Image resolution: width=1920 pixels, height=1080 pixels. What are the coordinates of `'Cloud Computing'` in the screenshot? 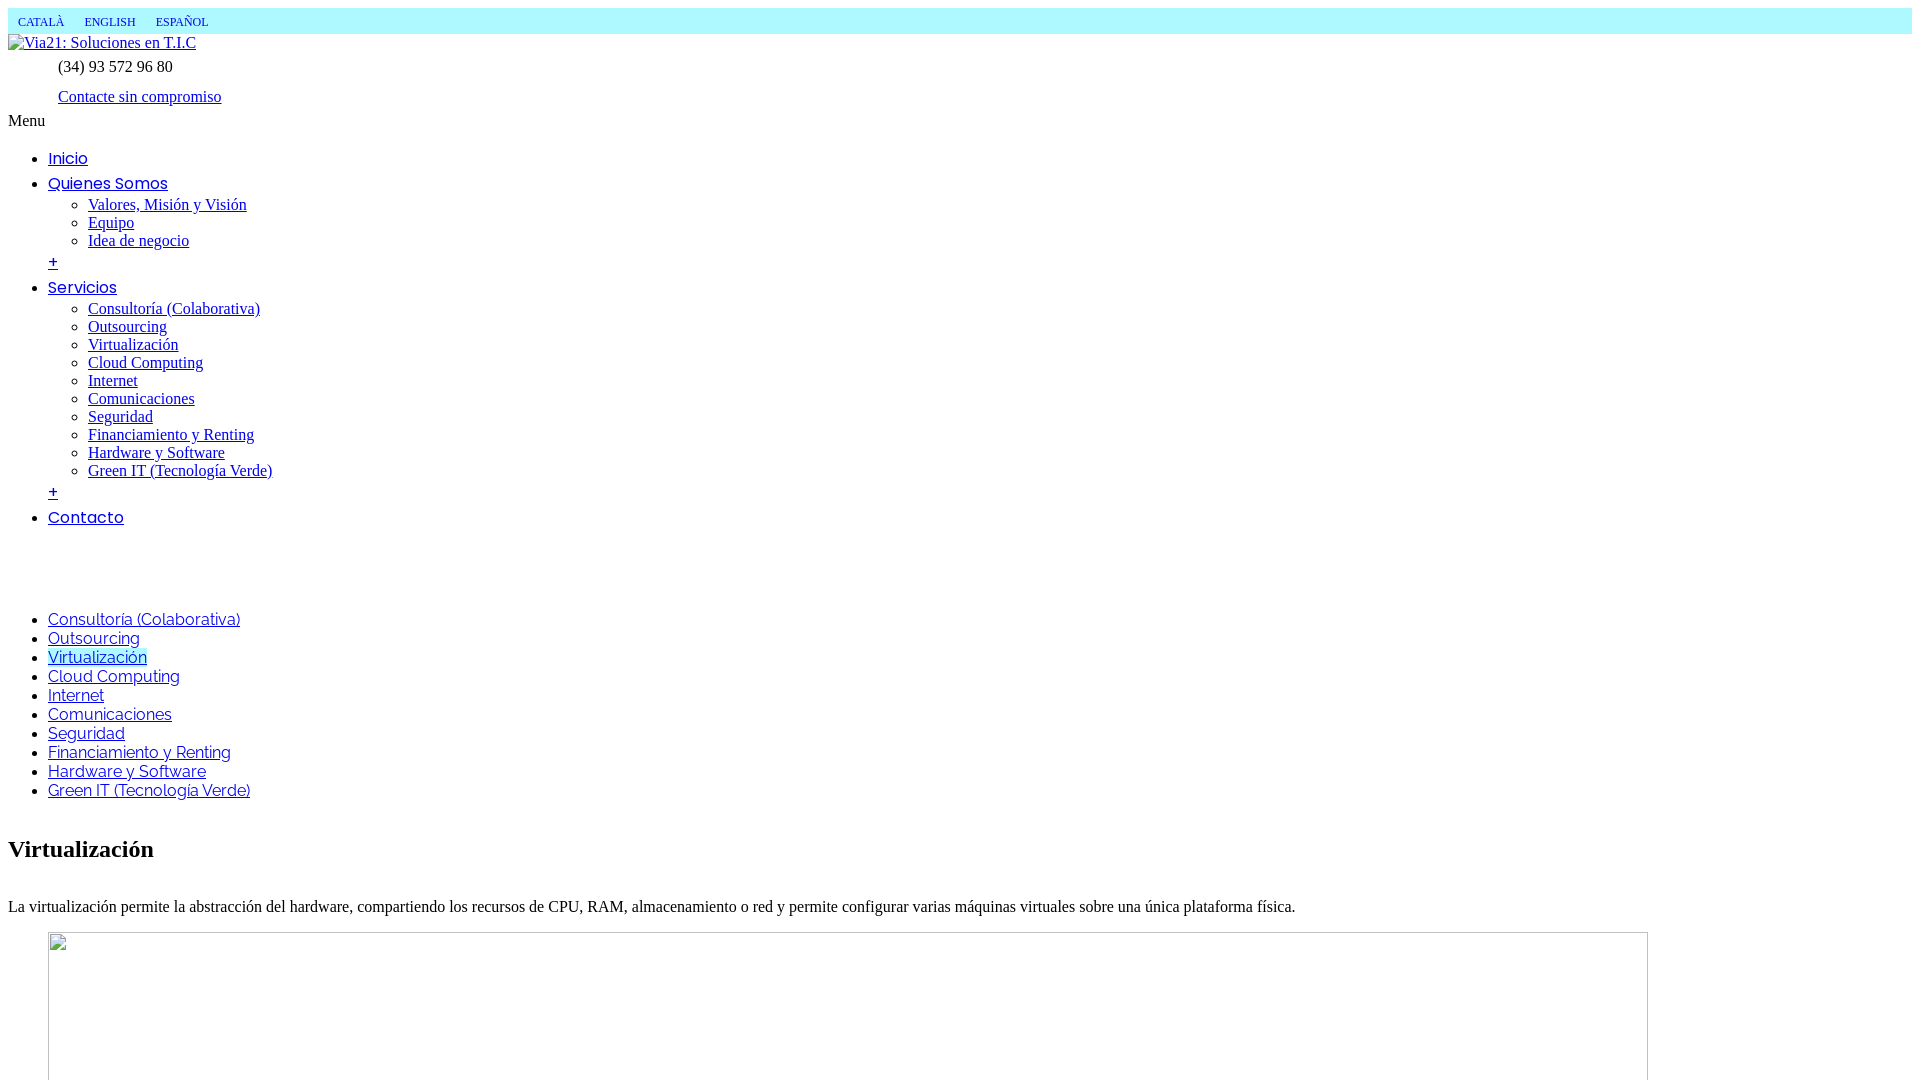 It's located at (48, 675).